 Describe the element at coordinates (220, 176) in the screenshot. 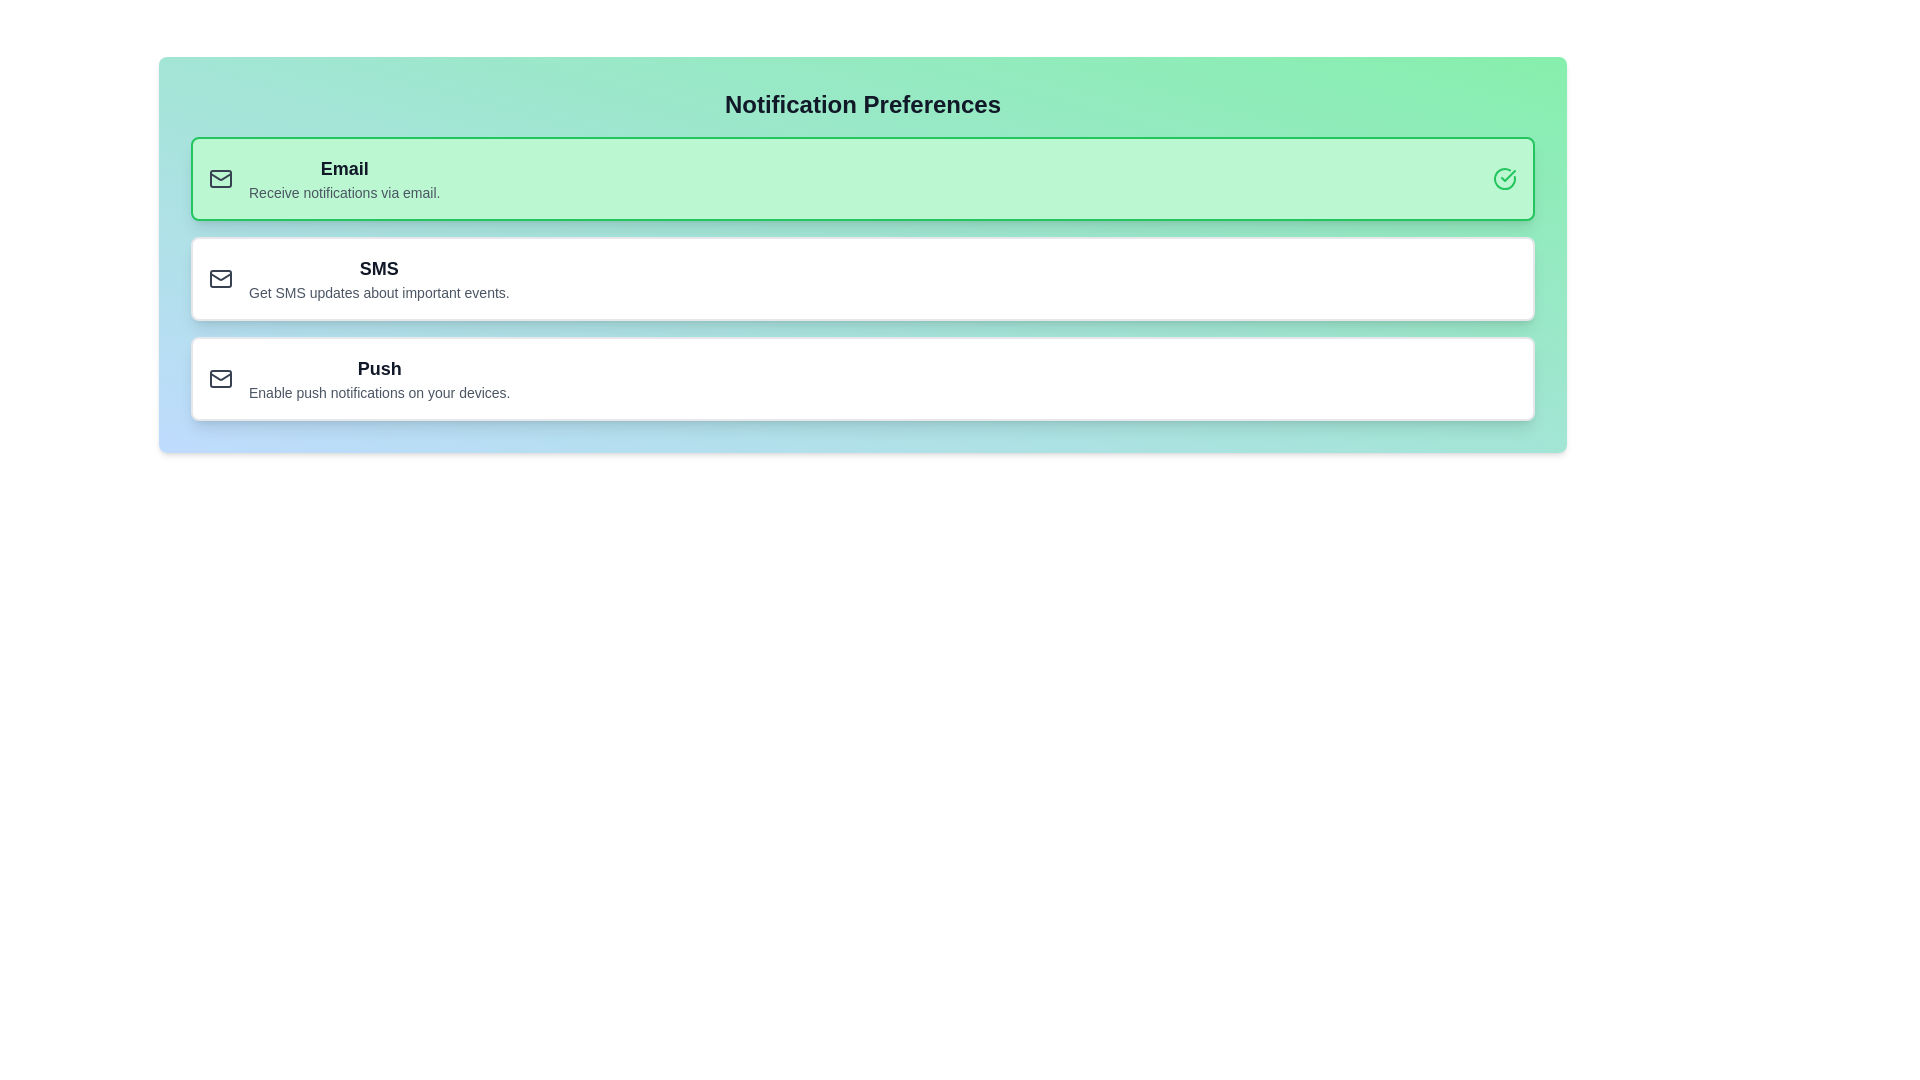

I see `the inner triangular line at the bottom folding edge of the envelope icon representing email notifications, located to the left of the 'Email' text in the first notification preference row` at that location.